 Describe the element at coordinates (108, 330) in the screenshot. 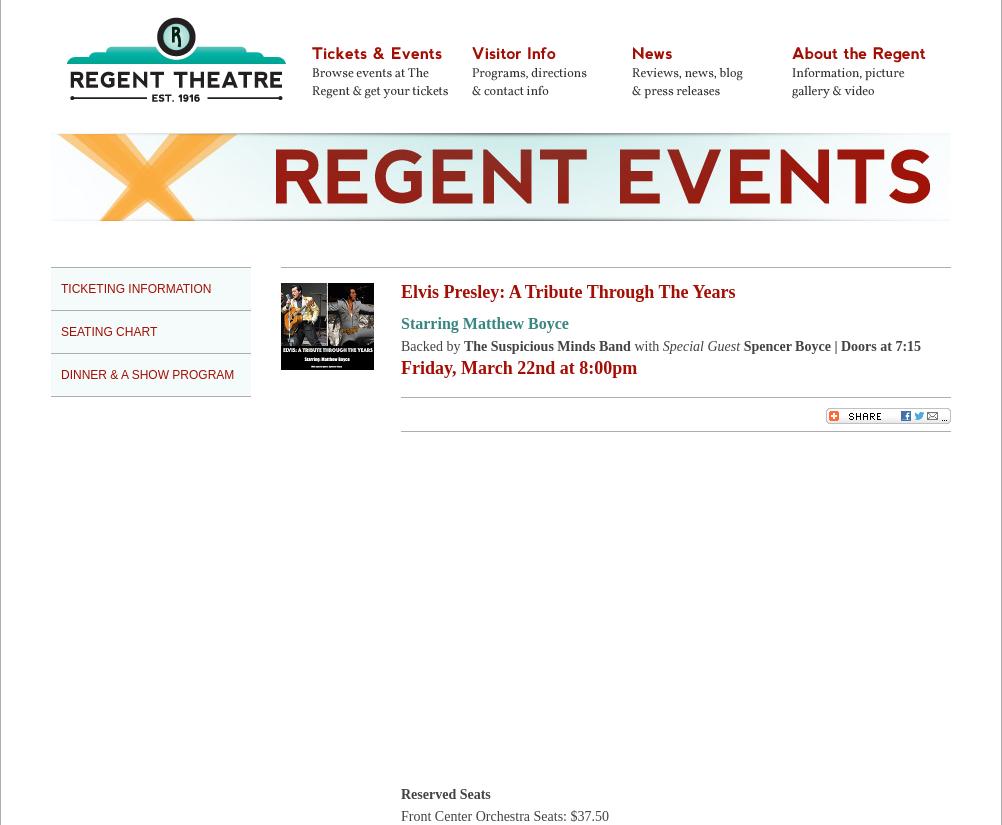

I see `'Seating Chart'` at that location.